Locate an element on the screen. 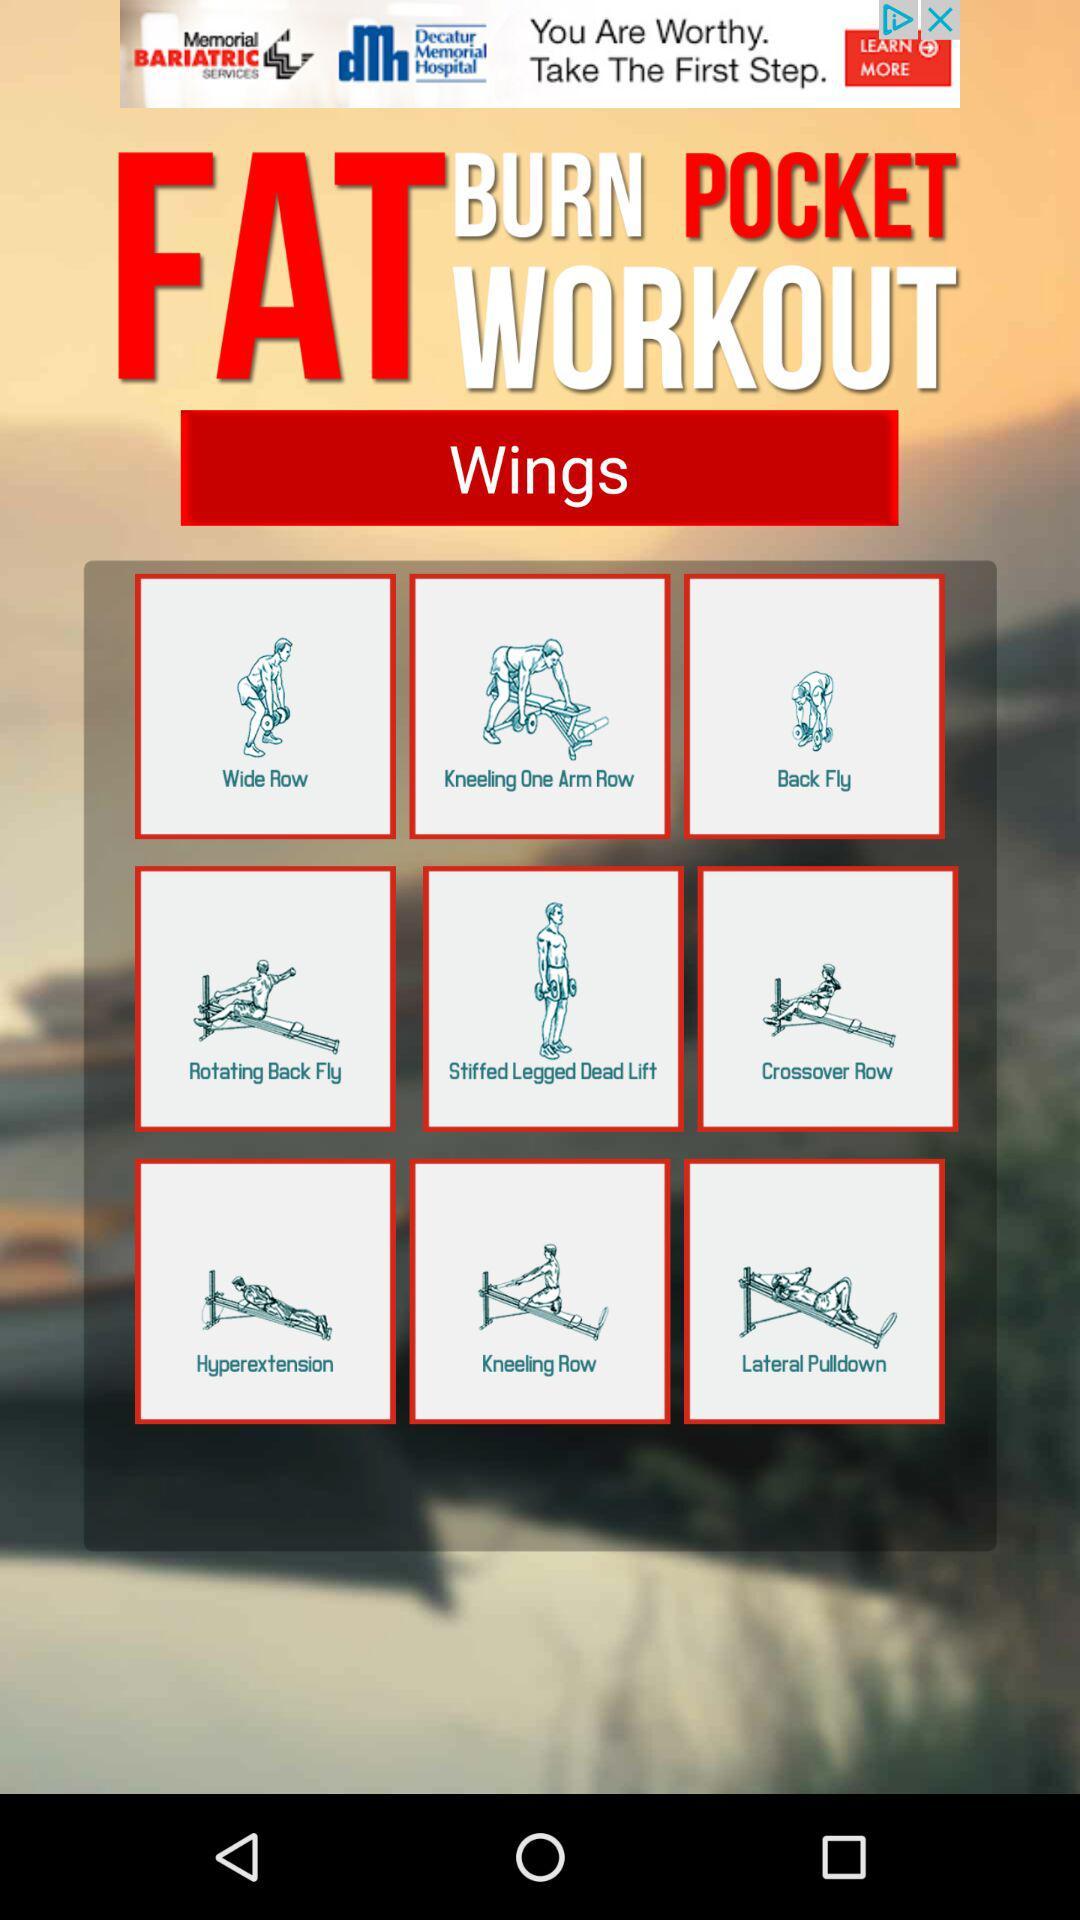  choose wings is located at coordinates (538, 466).